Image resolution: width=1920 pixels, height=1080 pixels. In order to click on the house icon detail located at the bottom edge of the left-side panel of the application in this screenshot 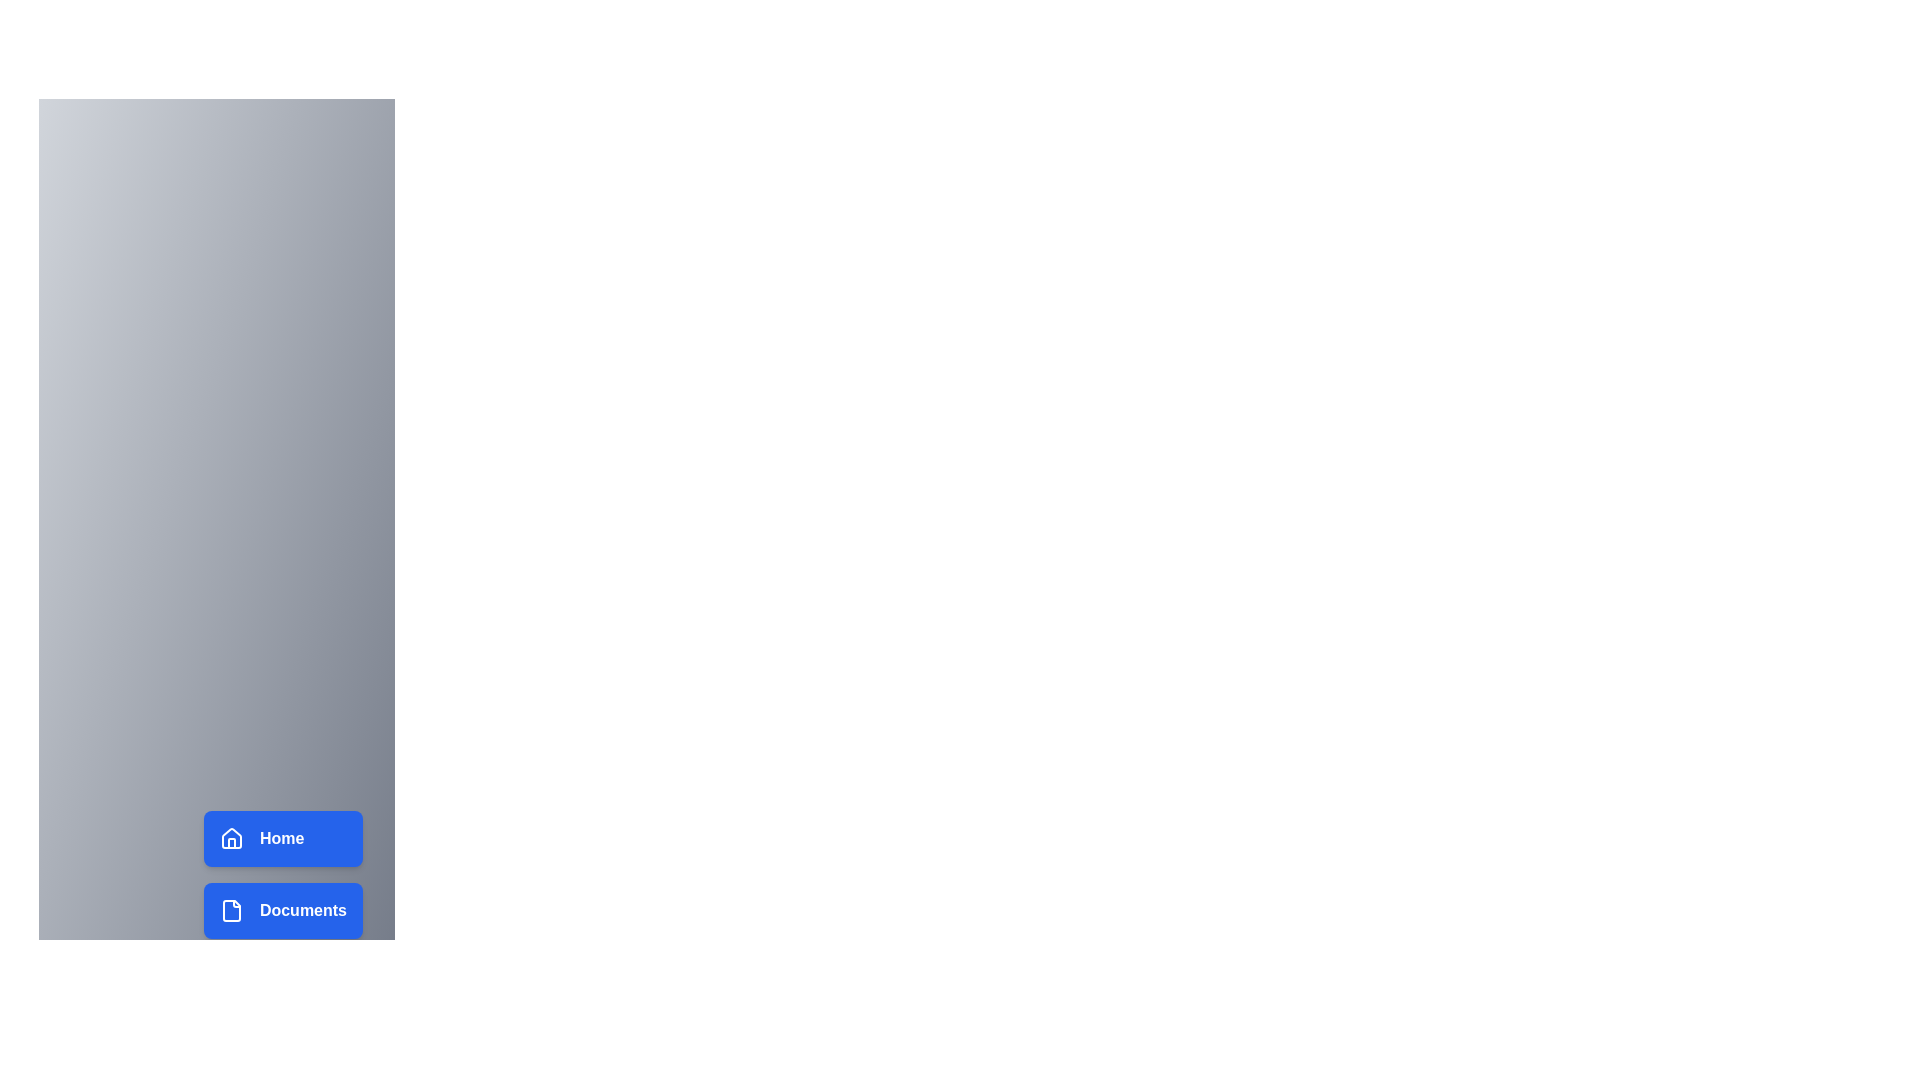, I will do `click(231, 843)`.